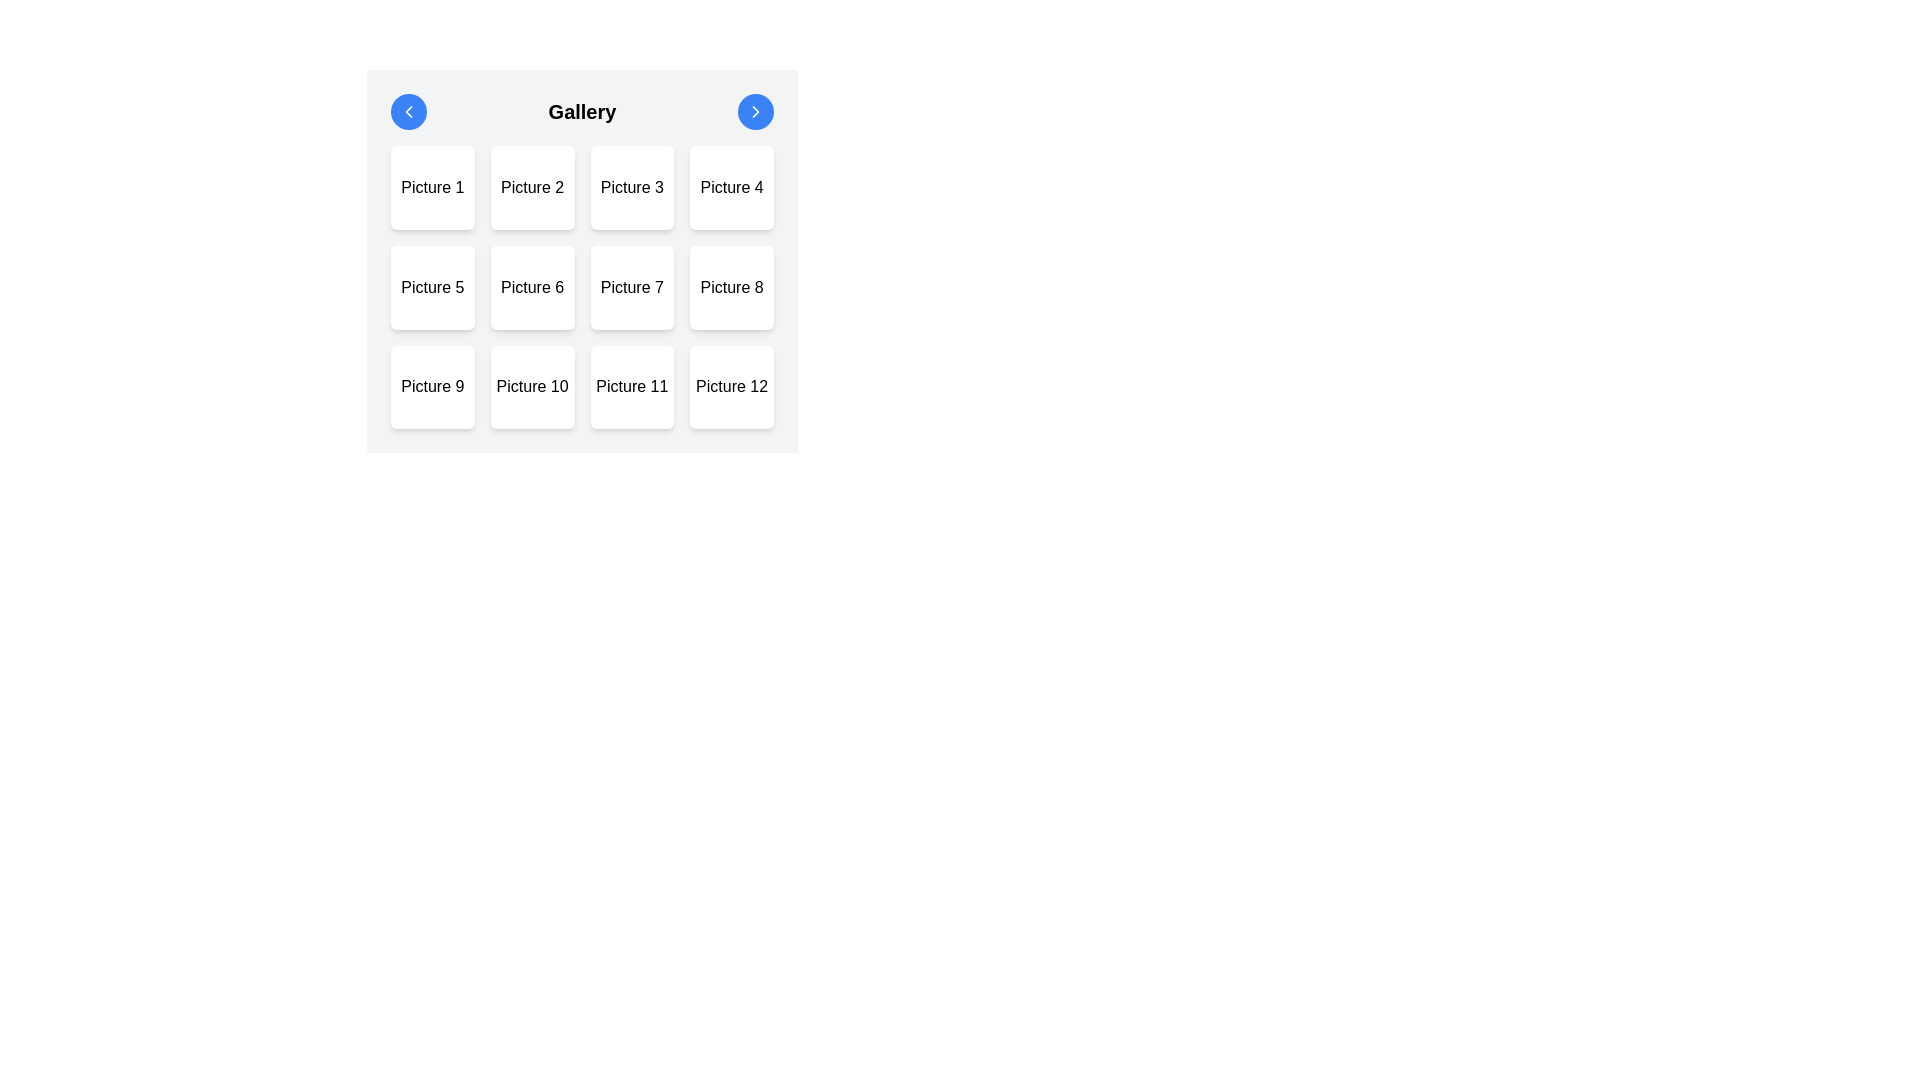 This screenshot has width=1920, height=1080. Describe the element at coordinates (407, 111) in the screenshot. I see `the leftward-pointing chevron icon within the circular blue button located in the upper-left corner of the interface` at that location.